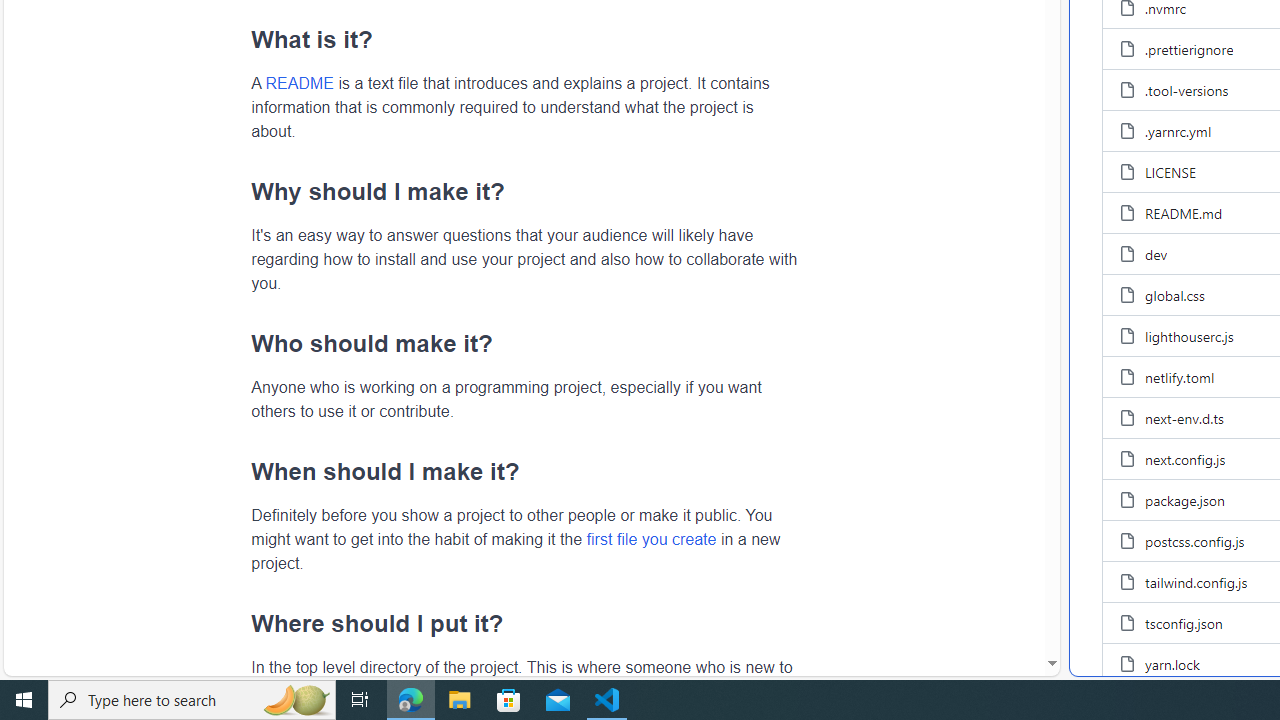 This screenshot has width=1280, height=720. What do you see at coordinates (1156, 253) in the screenshot?
I see `'dev, (File)'` at bounding box center [1156, 253].